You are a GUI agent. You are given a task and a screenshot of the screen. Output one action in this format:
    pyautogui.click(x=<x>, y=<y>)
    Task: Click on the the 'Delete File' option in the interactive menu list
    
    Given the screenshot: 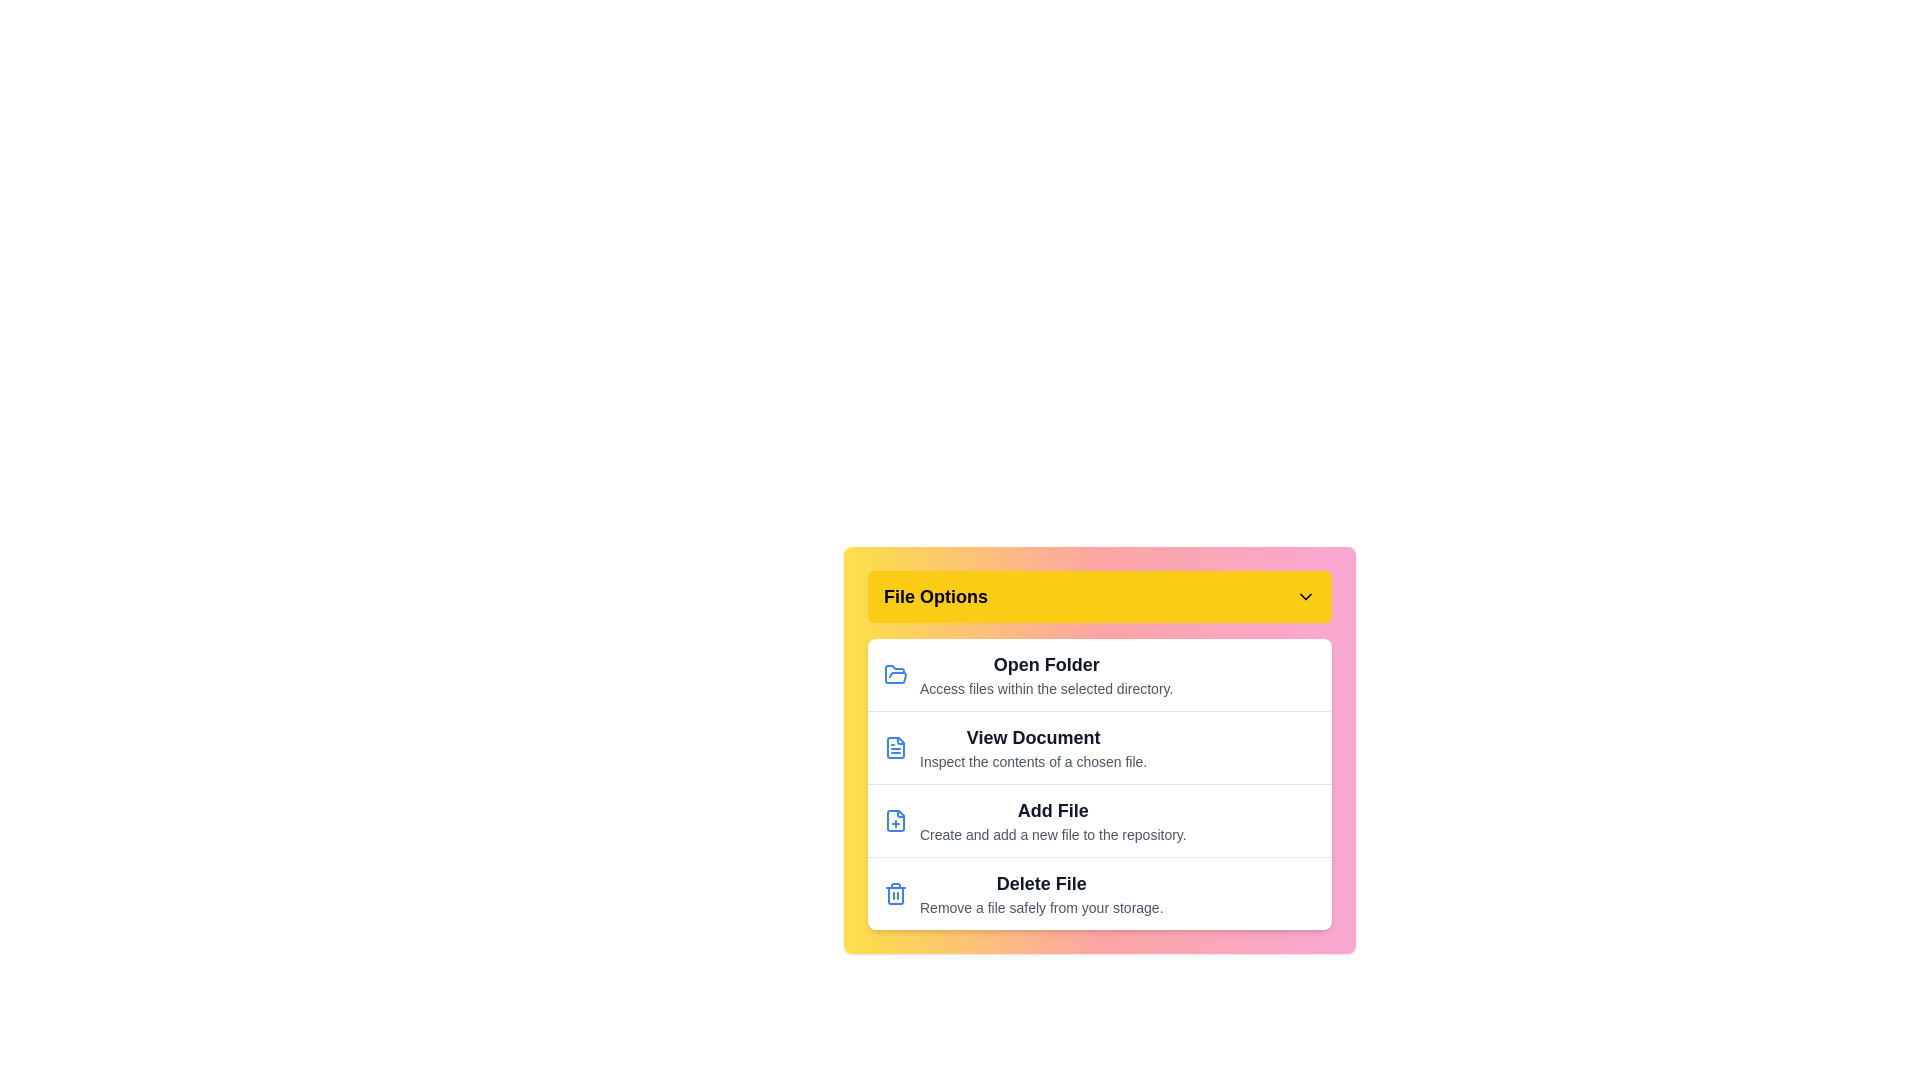 What is the action you would take?
    pyautogui.click(x=1098, y=892)
    